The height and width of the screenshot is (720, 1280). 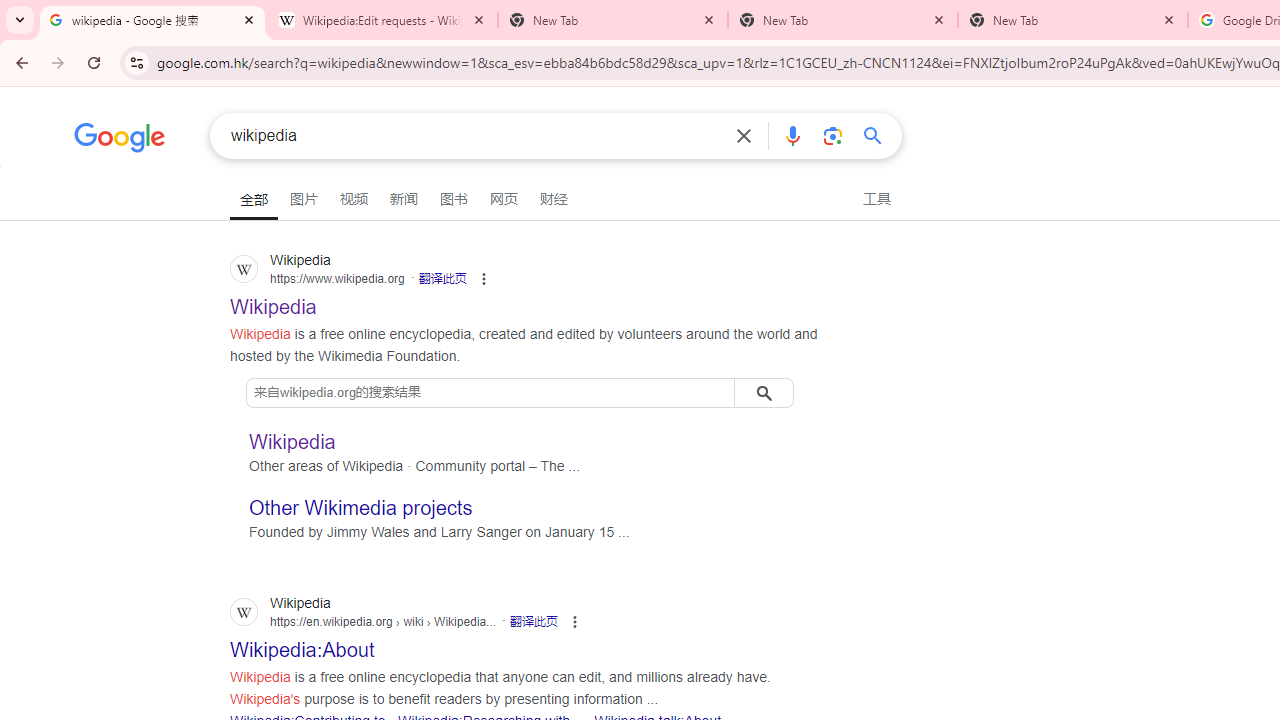 I want to click on 'Wikipedia:Edit requests - Wikipedia', so click(x=382, y=20).